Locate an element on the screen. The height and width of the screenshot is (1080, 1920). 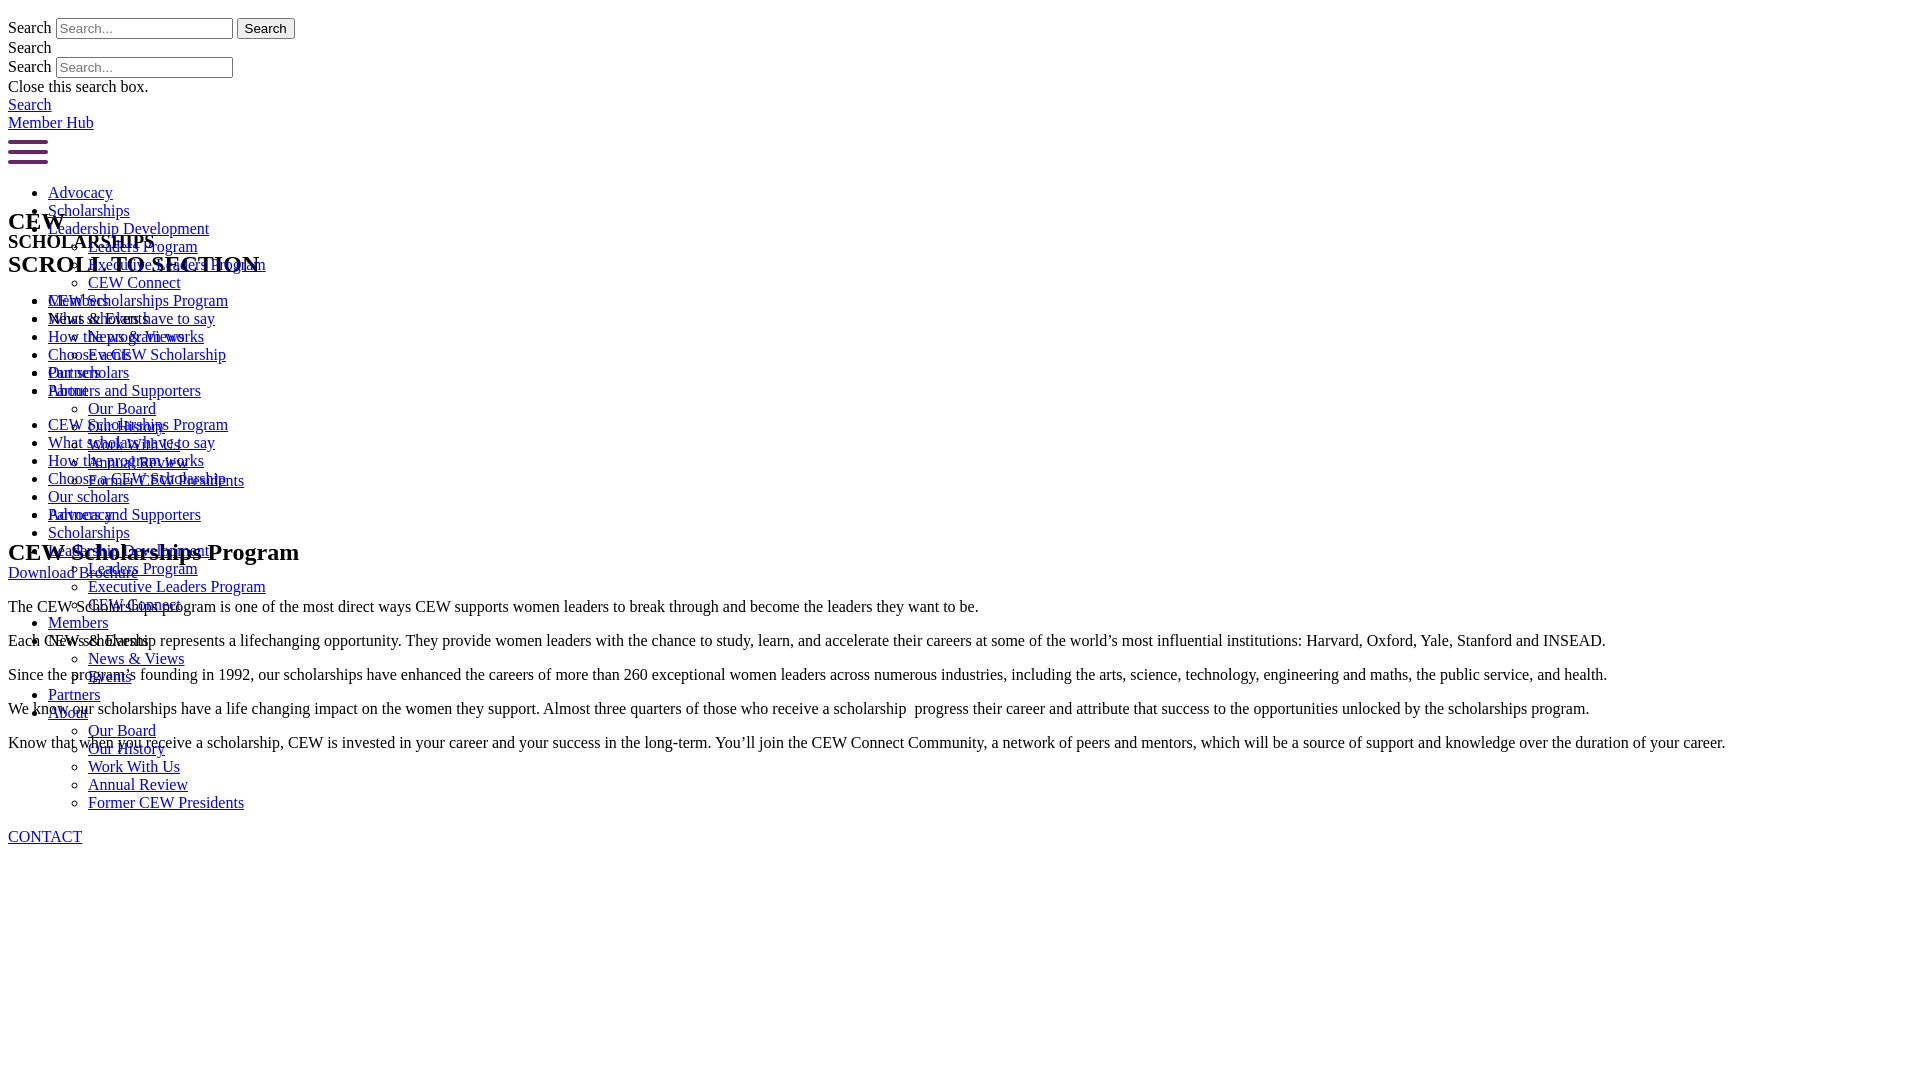
'Events' is located at coordinates (109, 353).